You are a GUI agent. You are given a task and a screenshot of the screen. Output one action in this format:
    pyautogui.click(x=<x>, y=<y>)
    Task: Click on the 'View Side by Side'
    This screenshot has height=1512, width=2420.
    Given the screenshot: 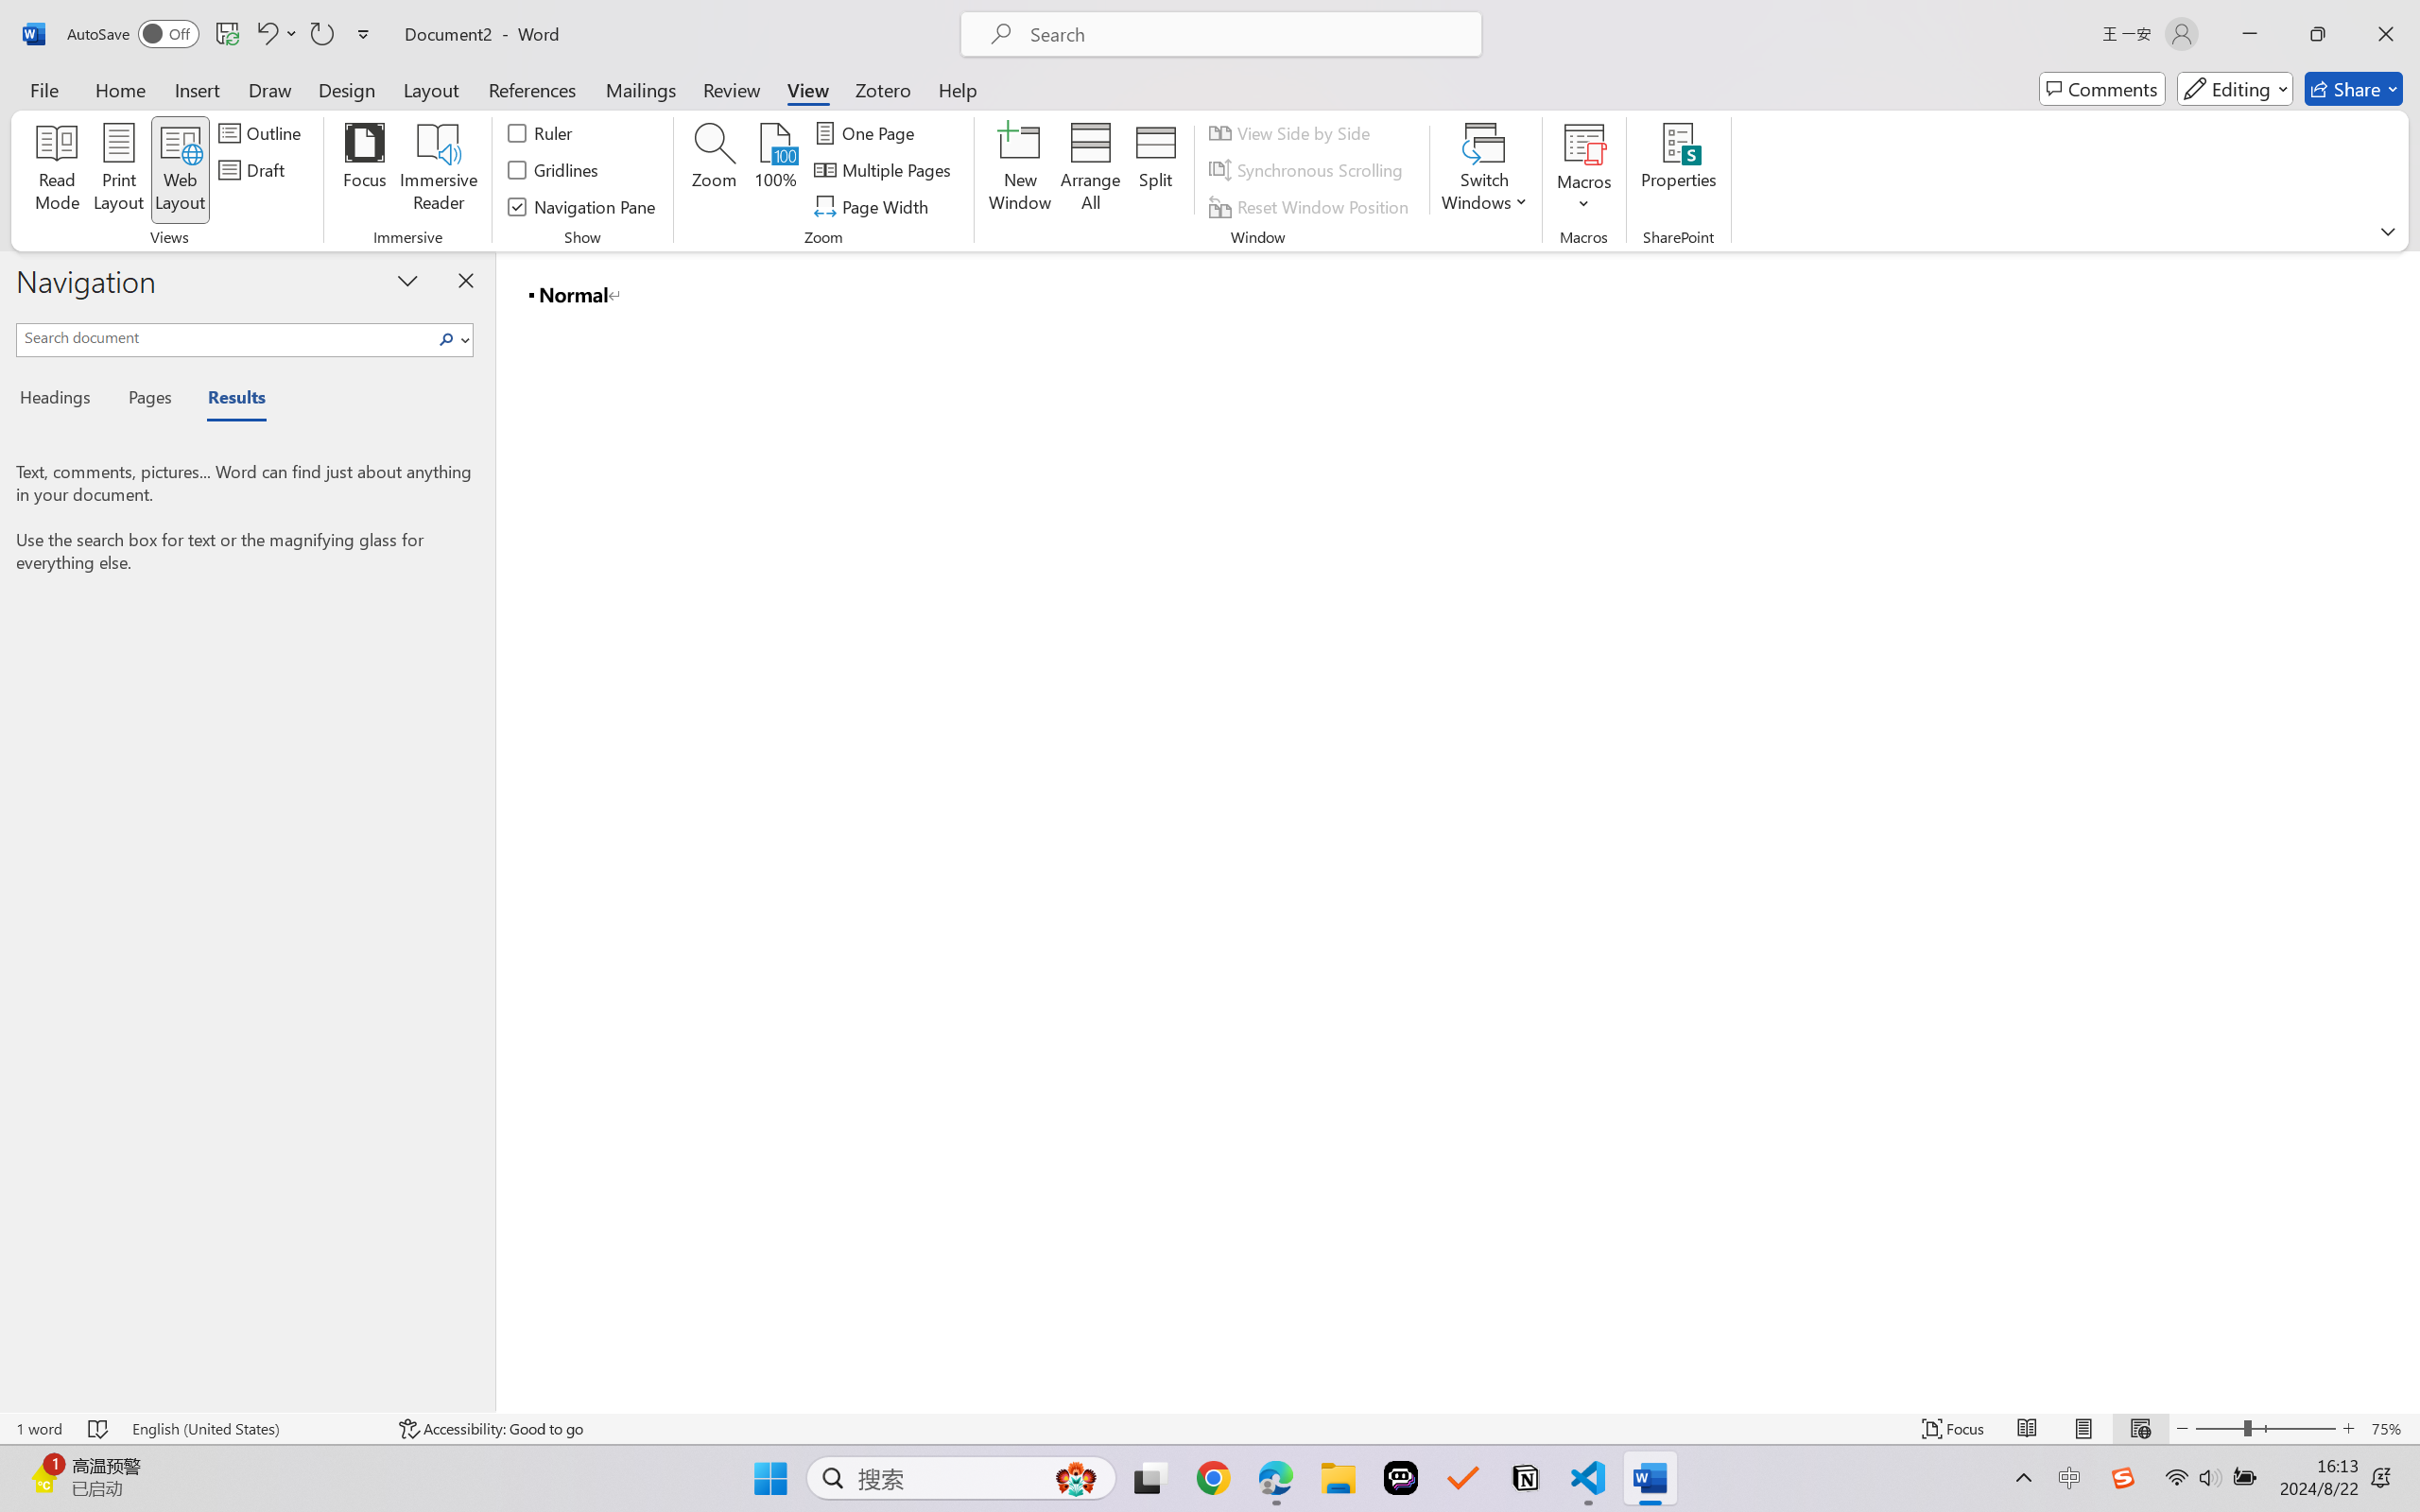 What is the action you would take?
    pyautogui.click(x=1291, y=131)
    